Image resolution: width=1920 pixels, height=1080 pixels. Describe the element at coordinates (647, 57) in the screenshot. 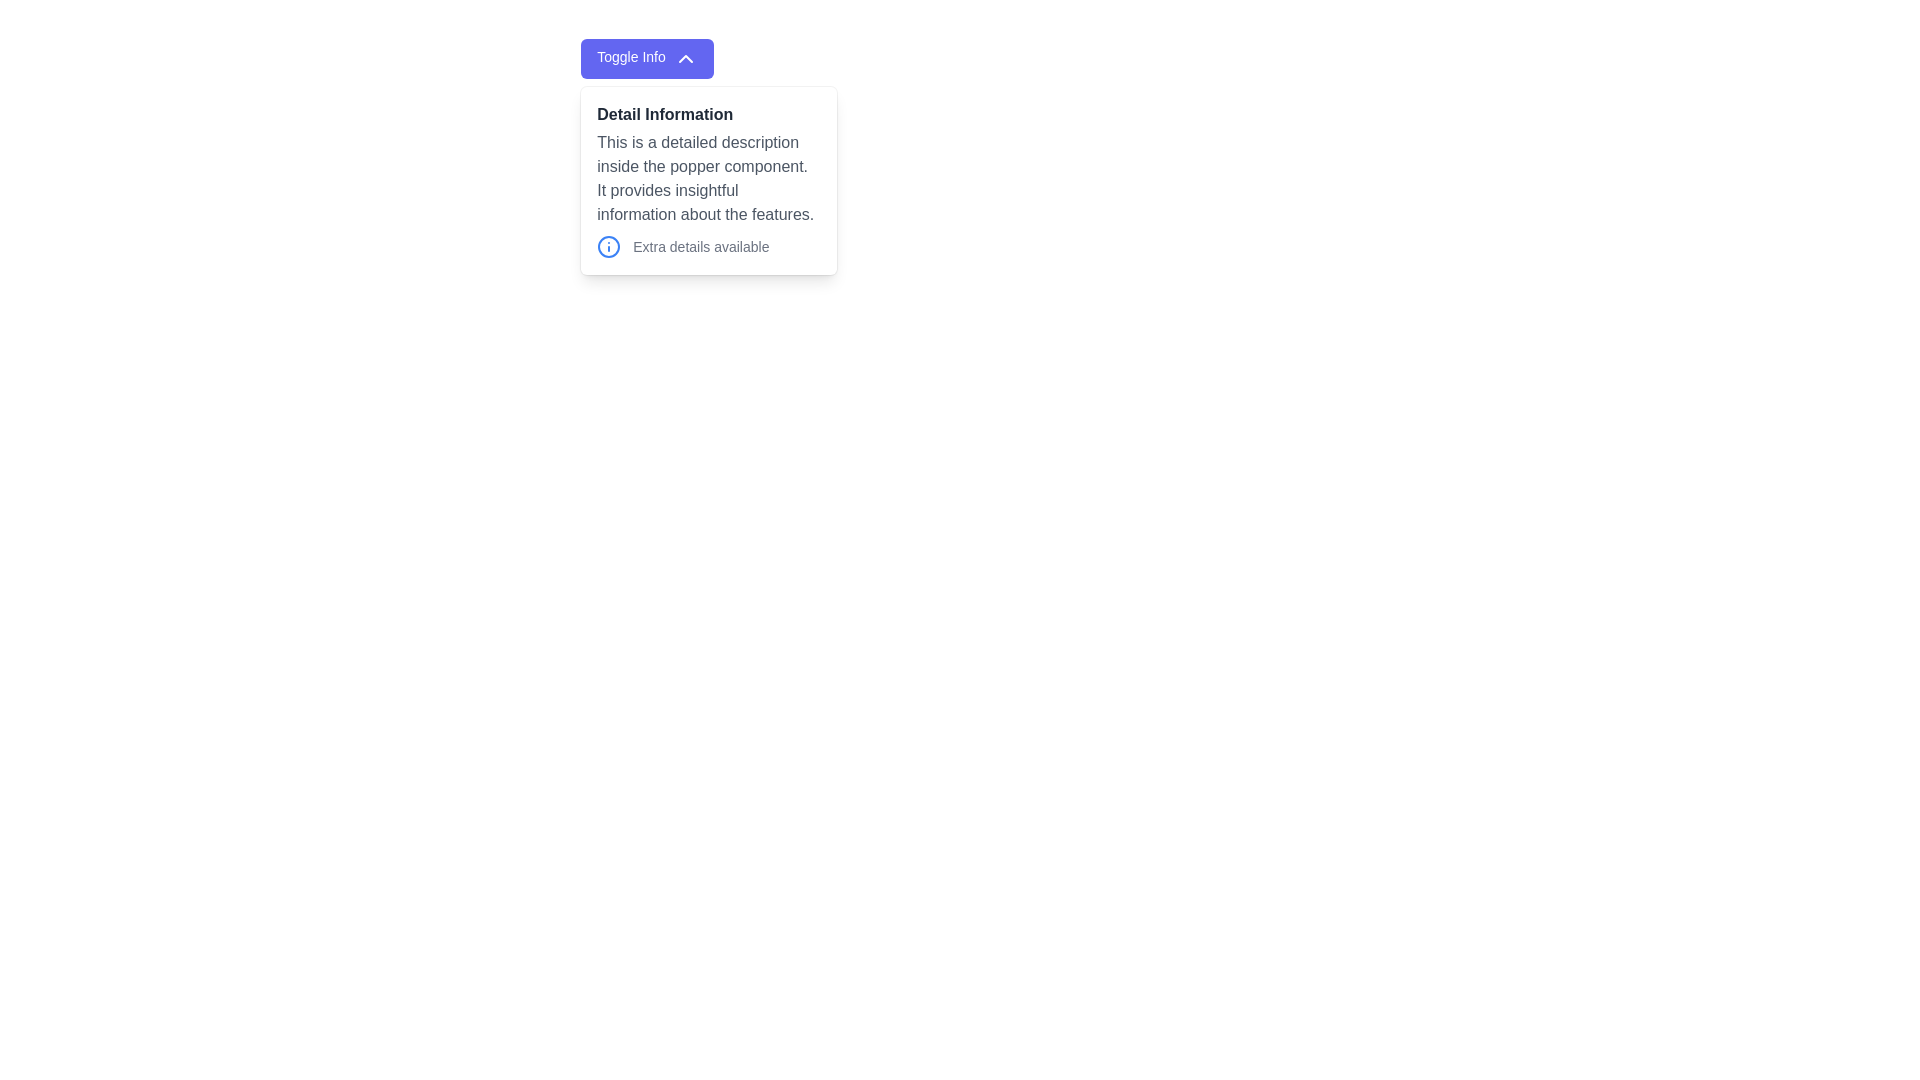

I see `the toggle button located at the top-left corner of the dialog box` at that location.